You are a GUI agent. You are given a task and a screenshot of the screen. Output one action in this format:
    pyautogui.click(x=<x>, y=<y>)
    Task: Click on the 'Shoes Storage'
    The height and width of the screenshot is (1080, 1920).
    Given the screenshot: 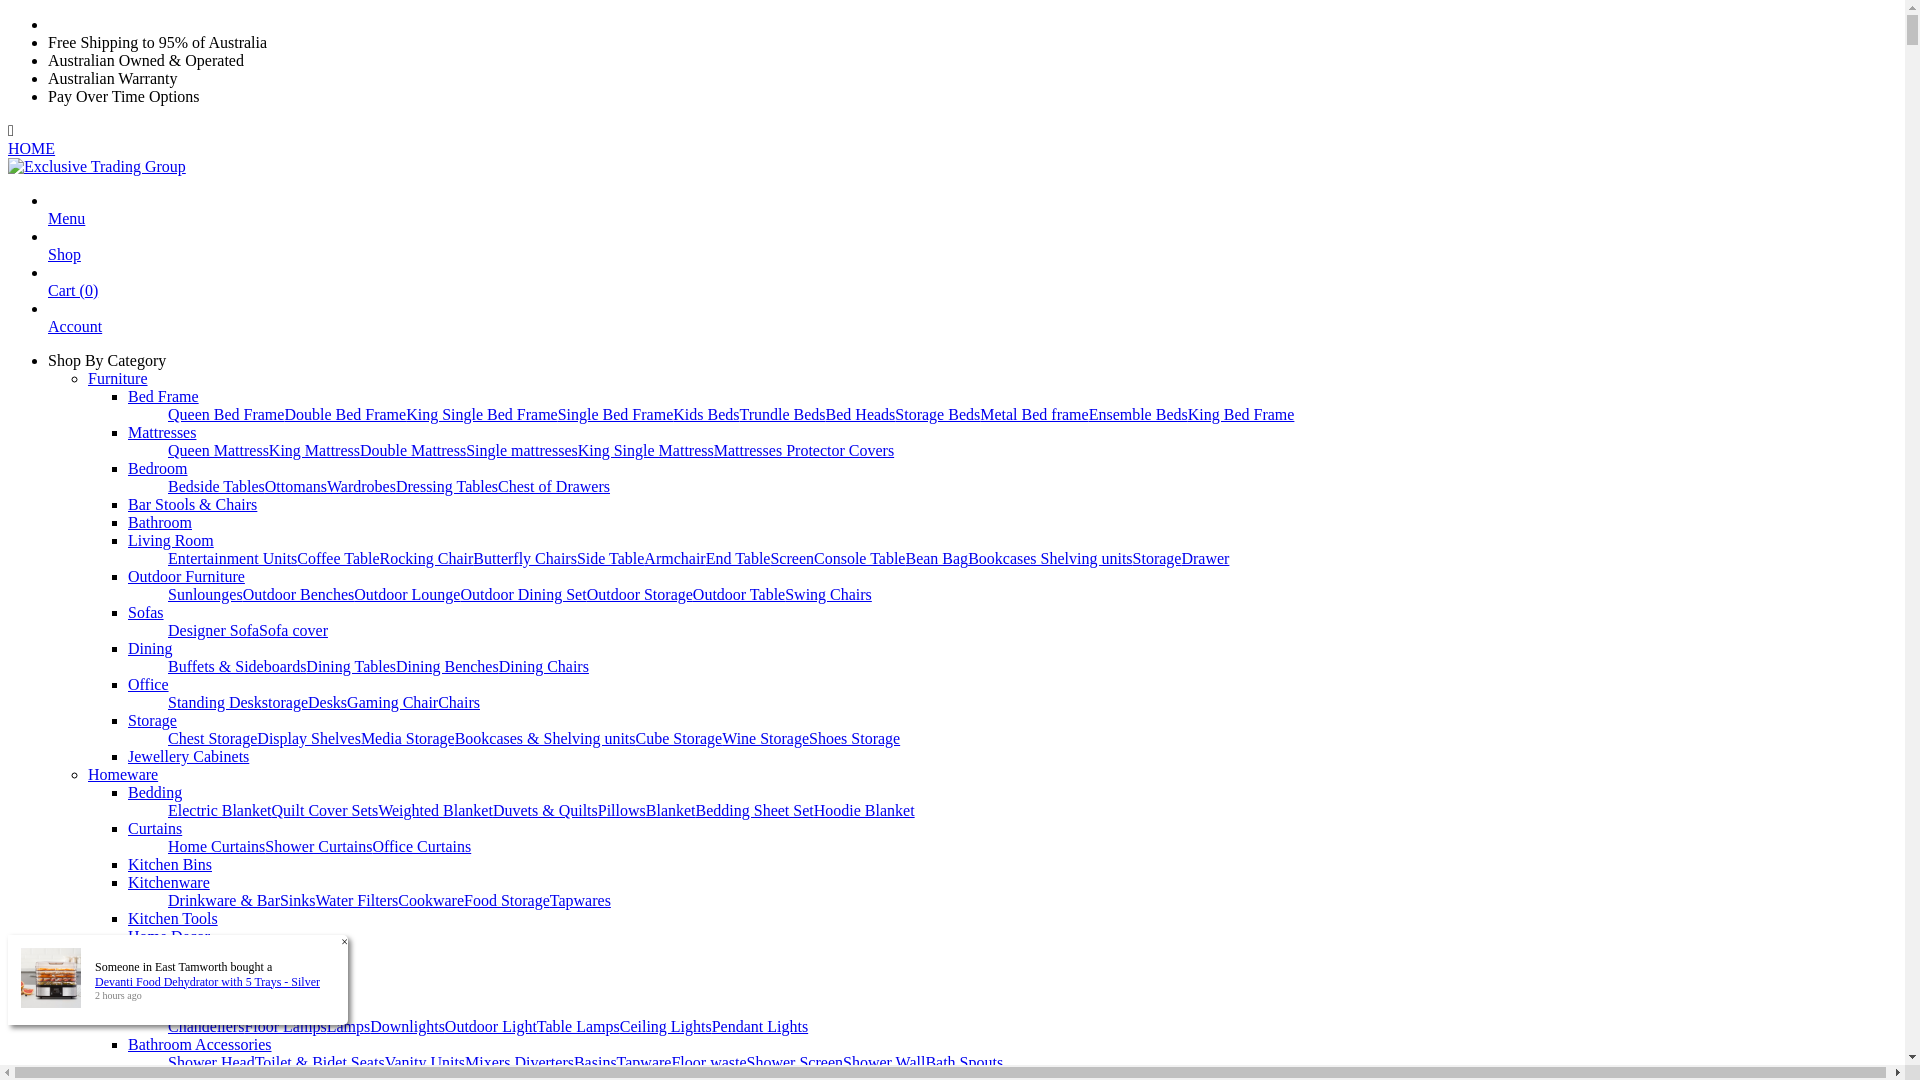 What is the action you would take?
    pyautogui.click(x=809, y=738)
    